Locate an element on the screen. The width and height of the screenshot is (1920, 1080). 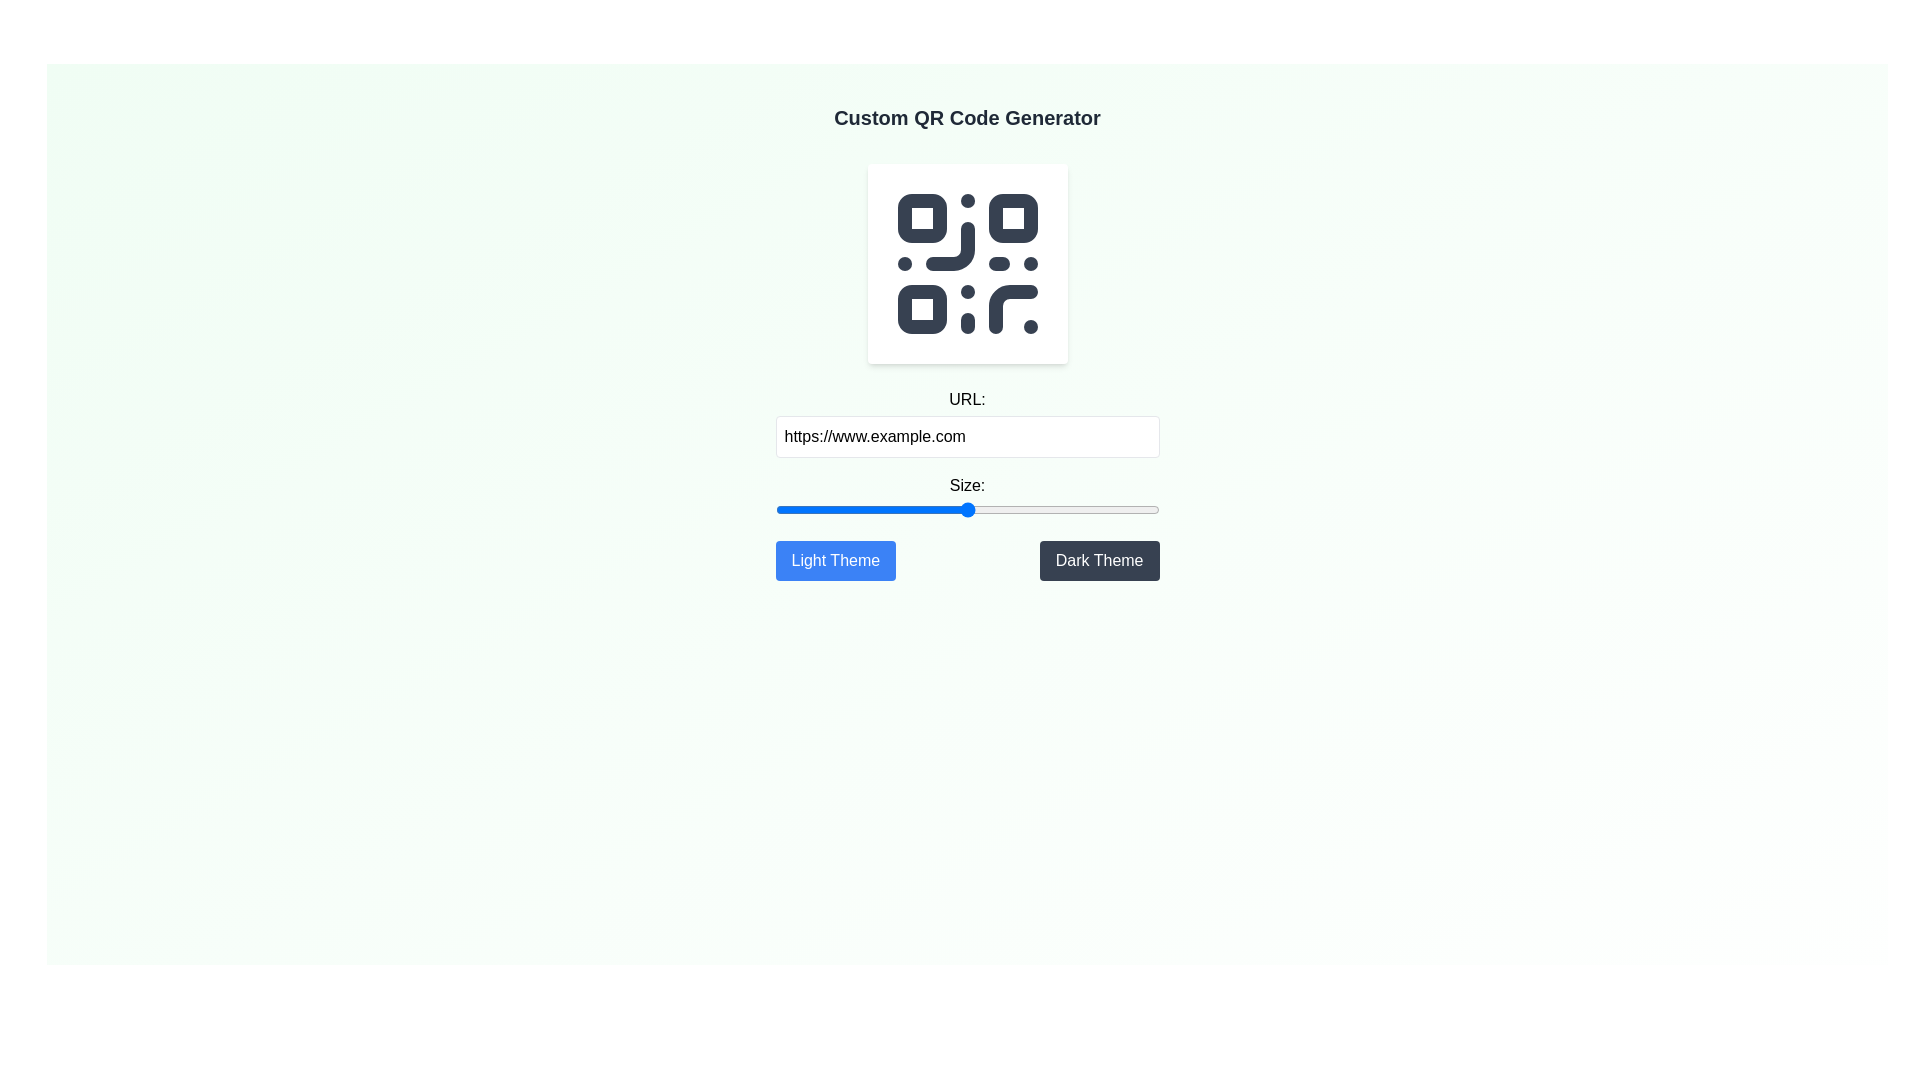
the third square of the QR code located near the bottom-left quadrant for scanning purposes is located at coordinates (920, 309).